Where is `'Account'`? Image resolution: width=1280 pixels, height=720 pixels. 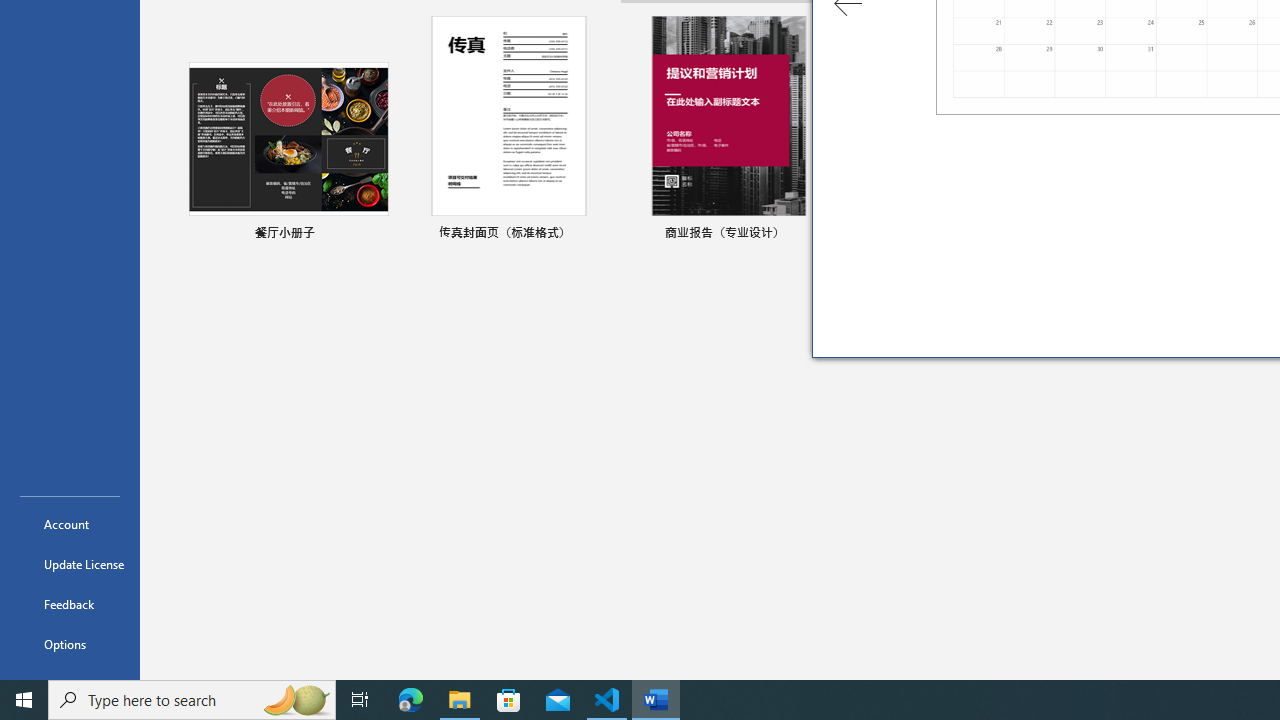
'Account' is located at coordinates (69, 523).